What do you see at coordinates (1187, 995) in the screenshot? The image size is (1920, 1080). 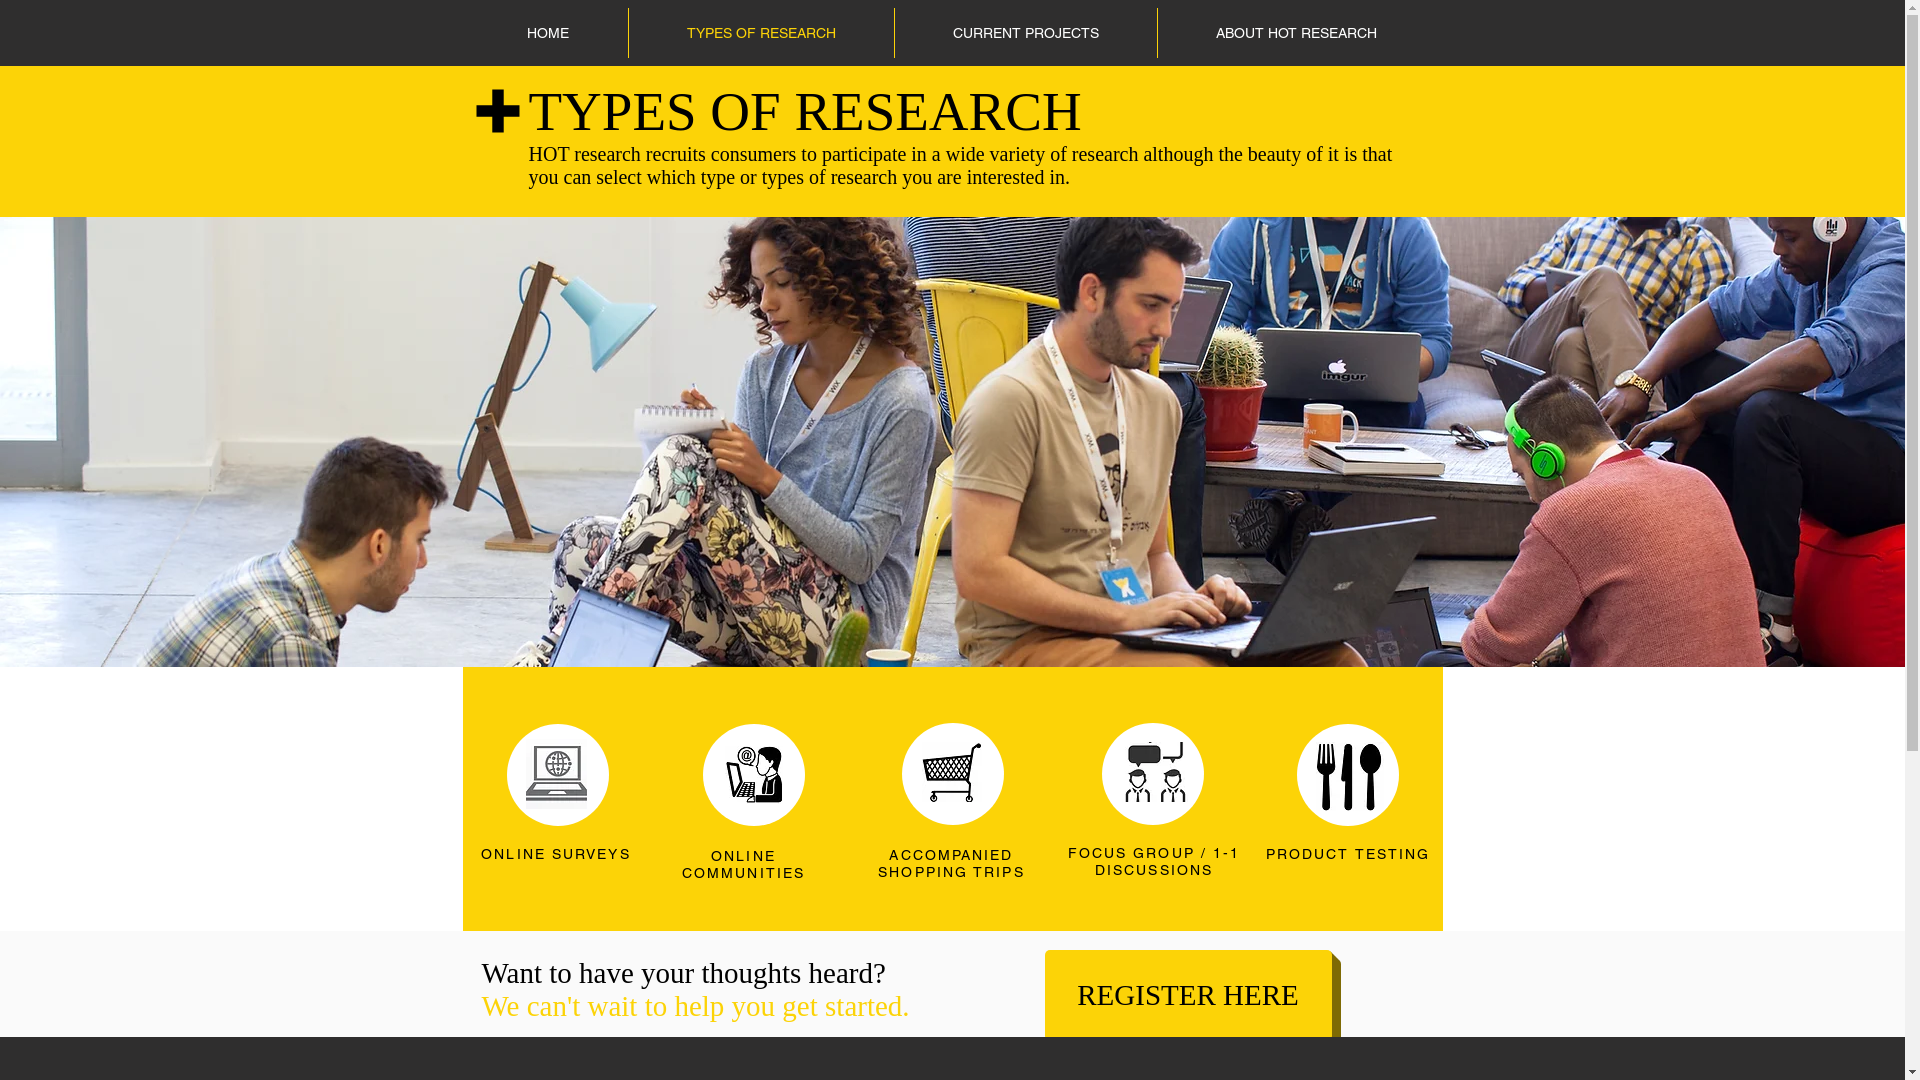 I see `'REGISTER HERE'` at bounding box center [1187, 995].